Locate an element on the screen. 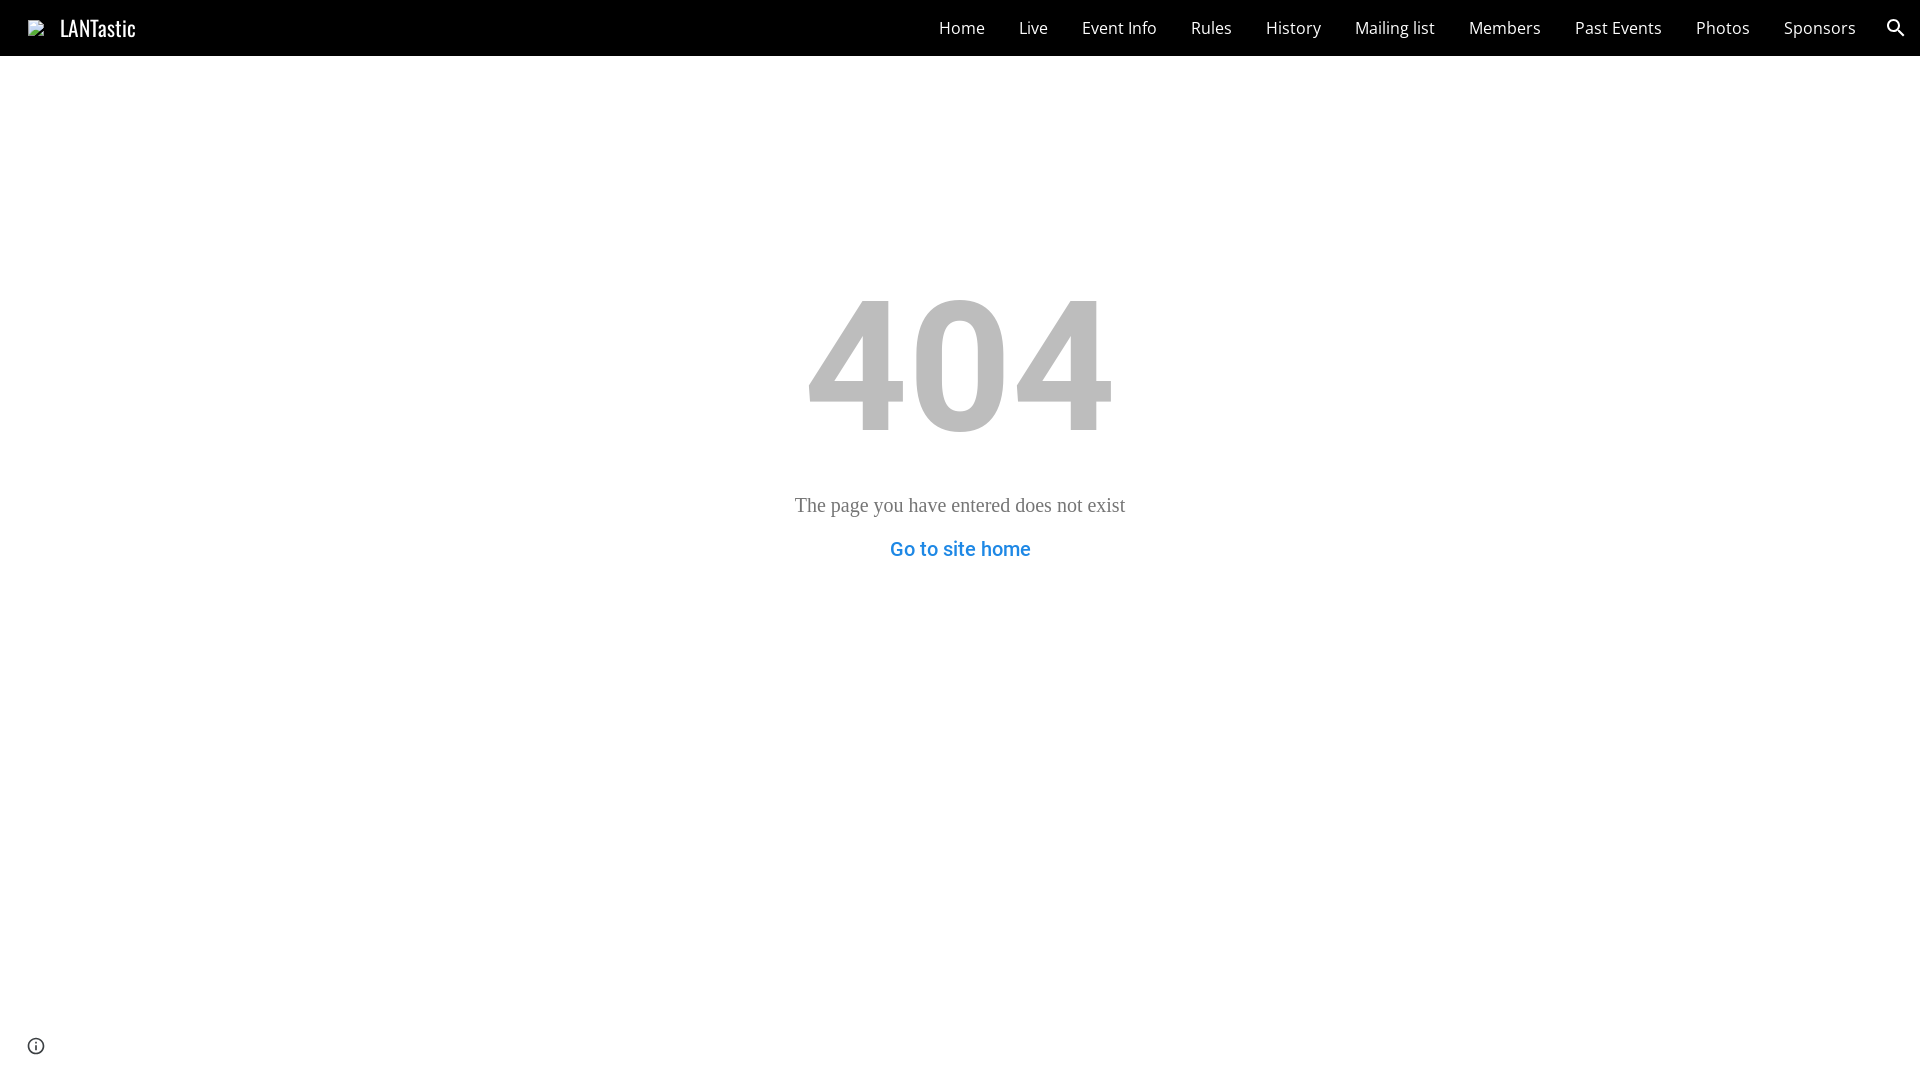 Image resolution: width=1920 pixels, height=1080 pixels. 'LANTastic' is located at coordinates (15, 24).